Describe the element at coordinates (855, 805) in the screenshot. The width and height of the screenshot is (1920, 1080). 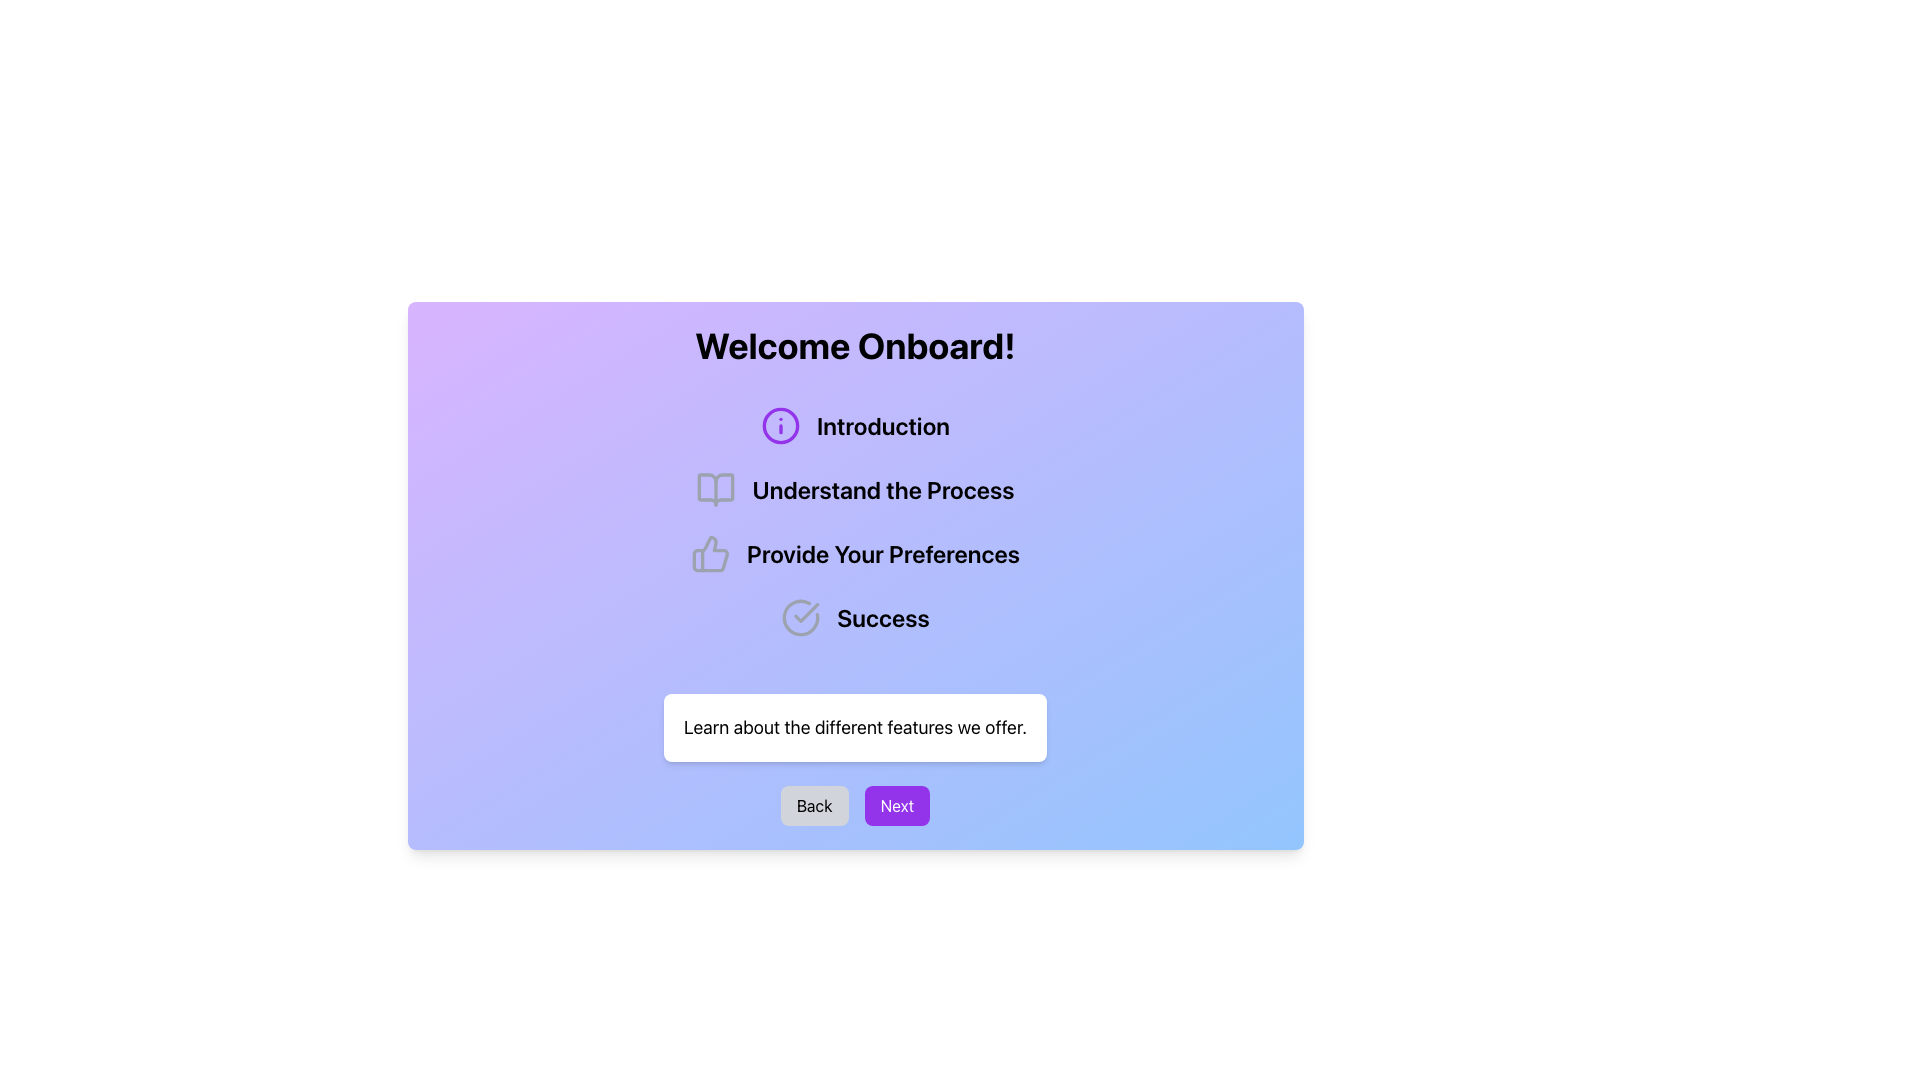
I see `the 'Back' button in the navigation button group` at that location.